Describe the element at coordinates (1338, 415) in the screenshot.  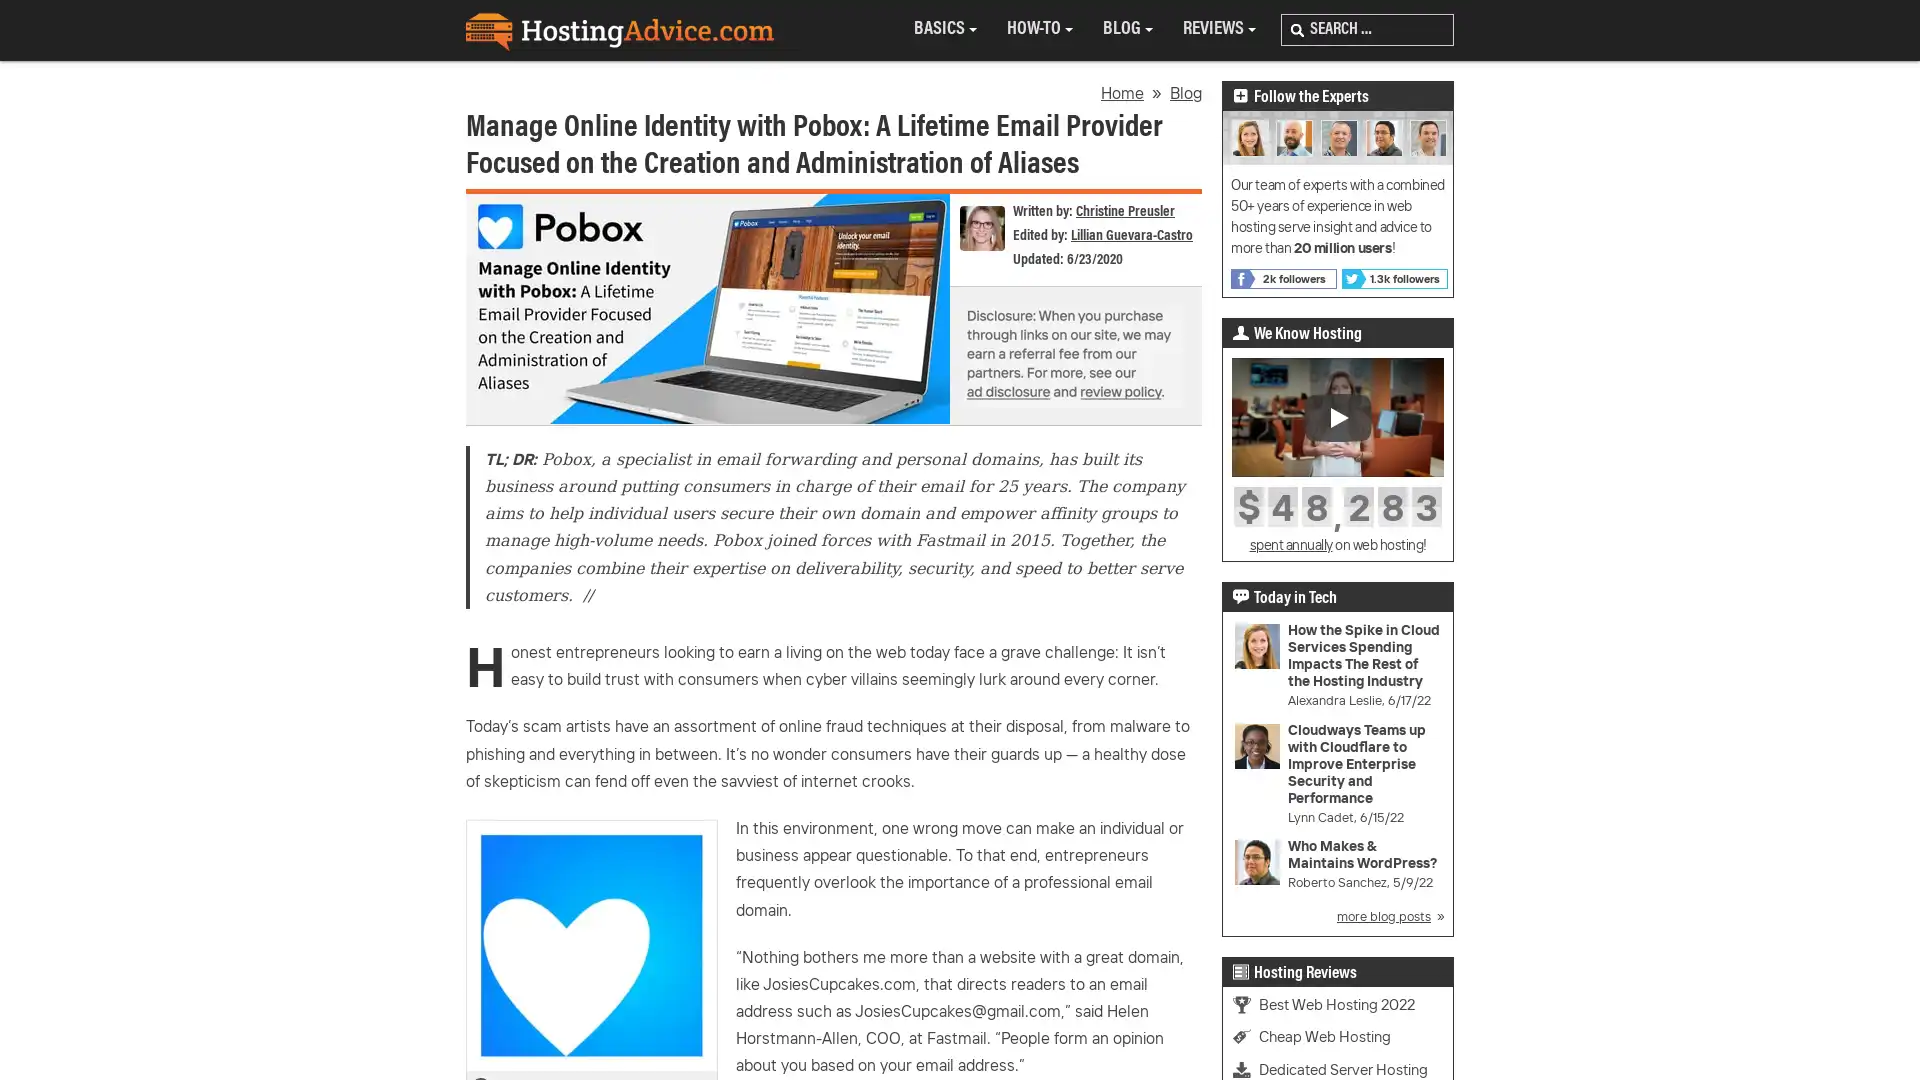
I see `Play` at that location.